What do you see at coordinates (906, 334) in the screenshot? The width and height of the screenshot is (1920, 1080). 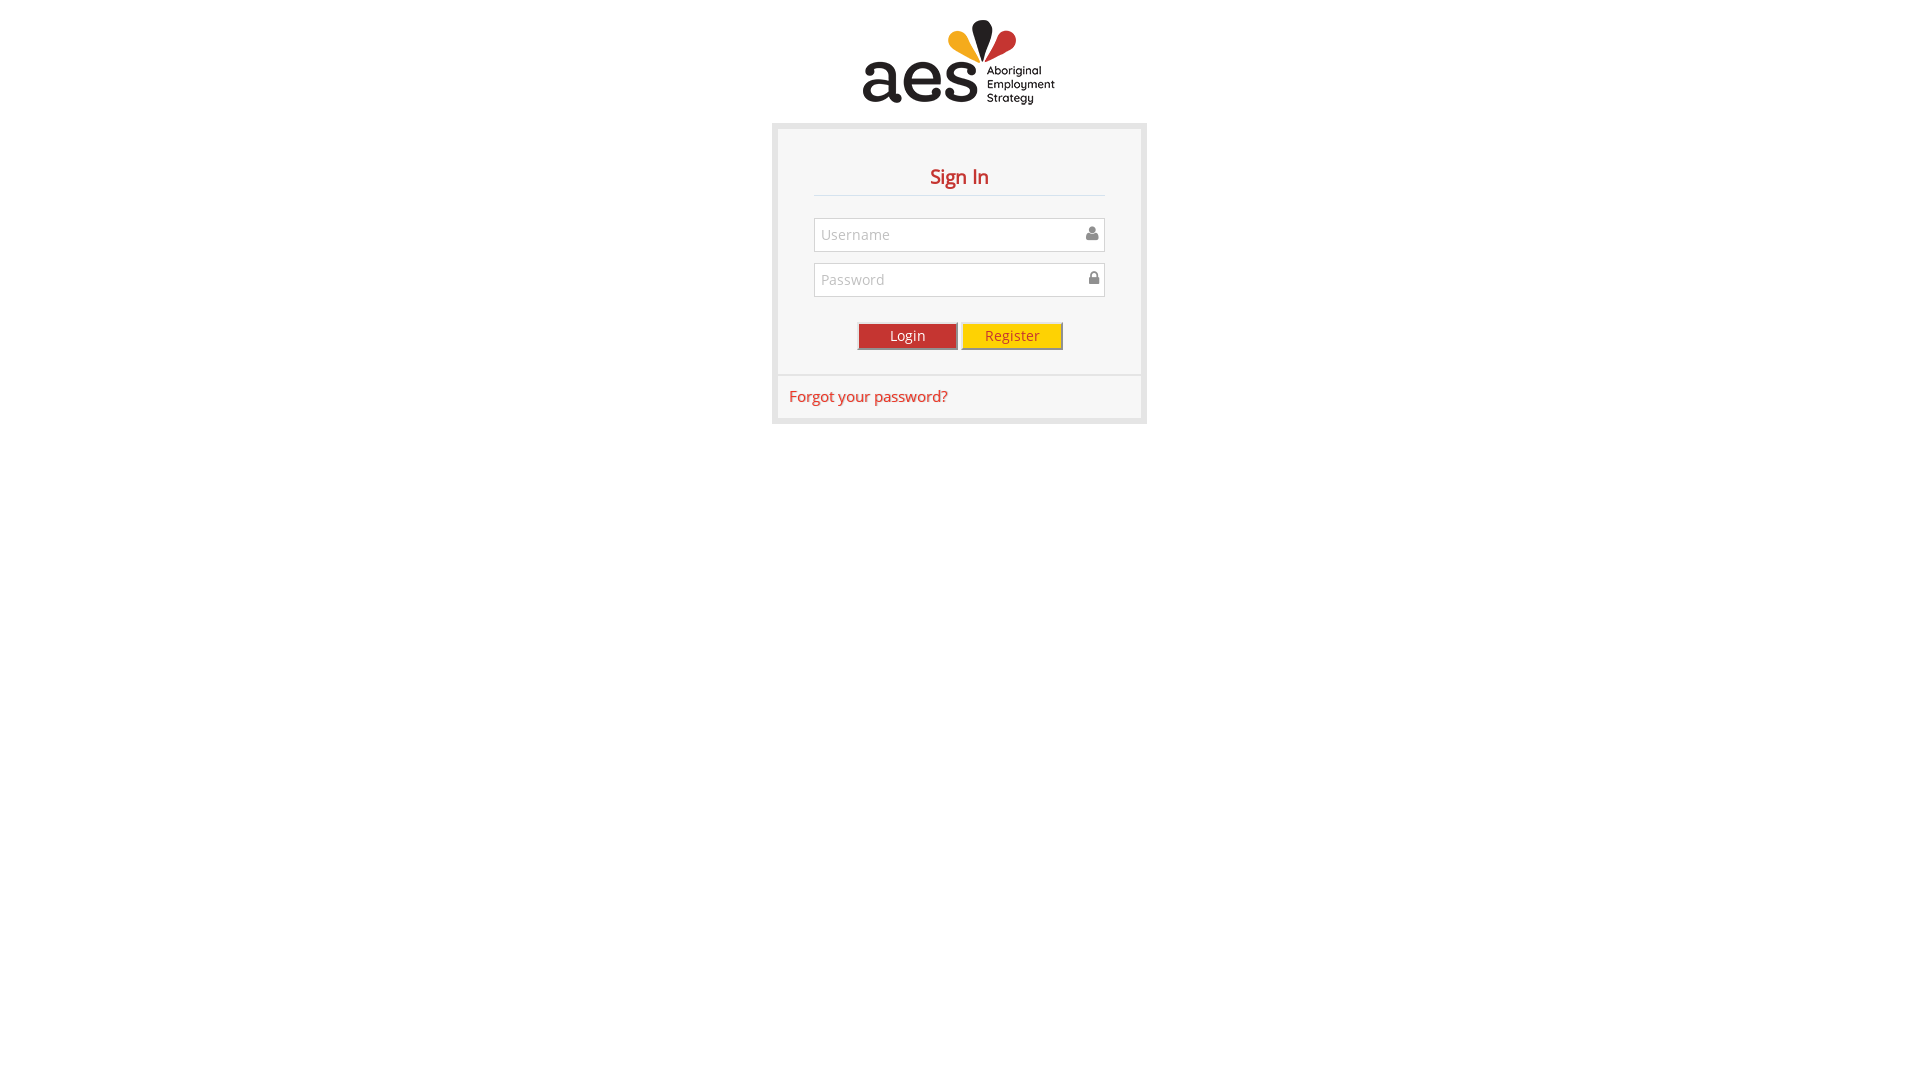 I see `'Login'` at bounding box center [906, 334].